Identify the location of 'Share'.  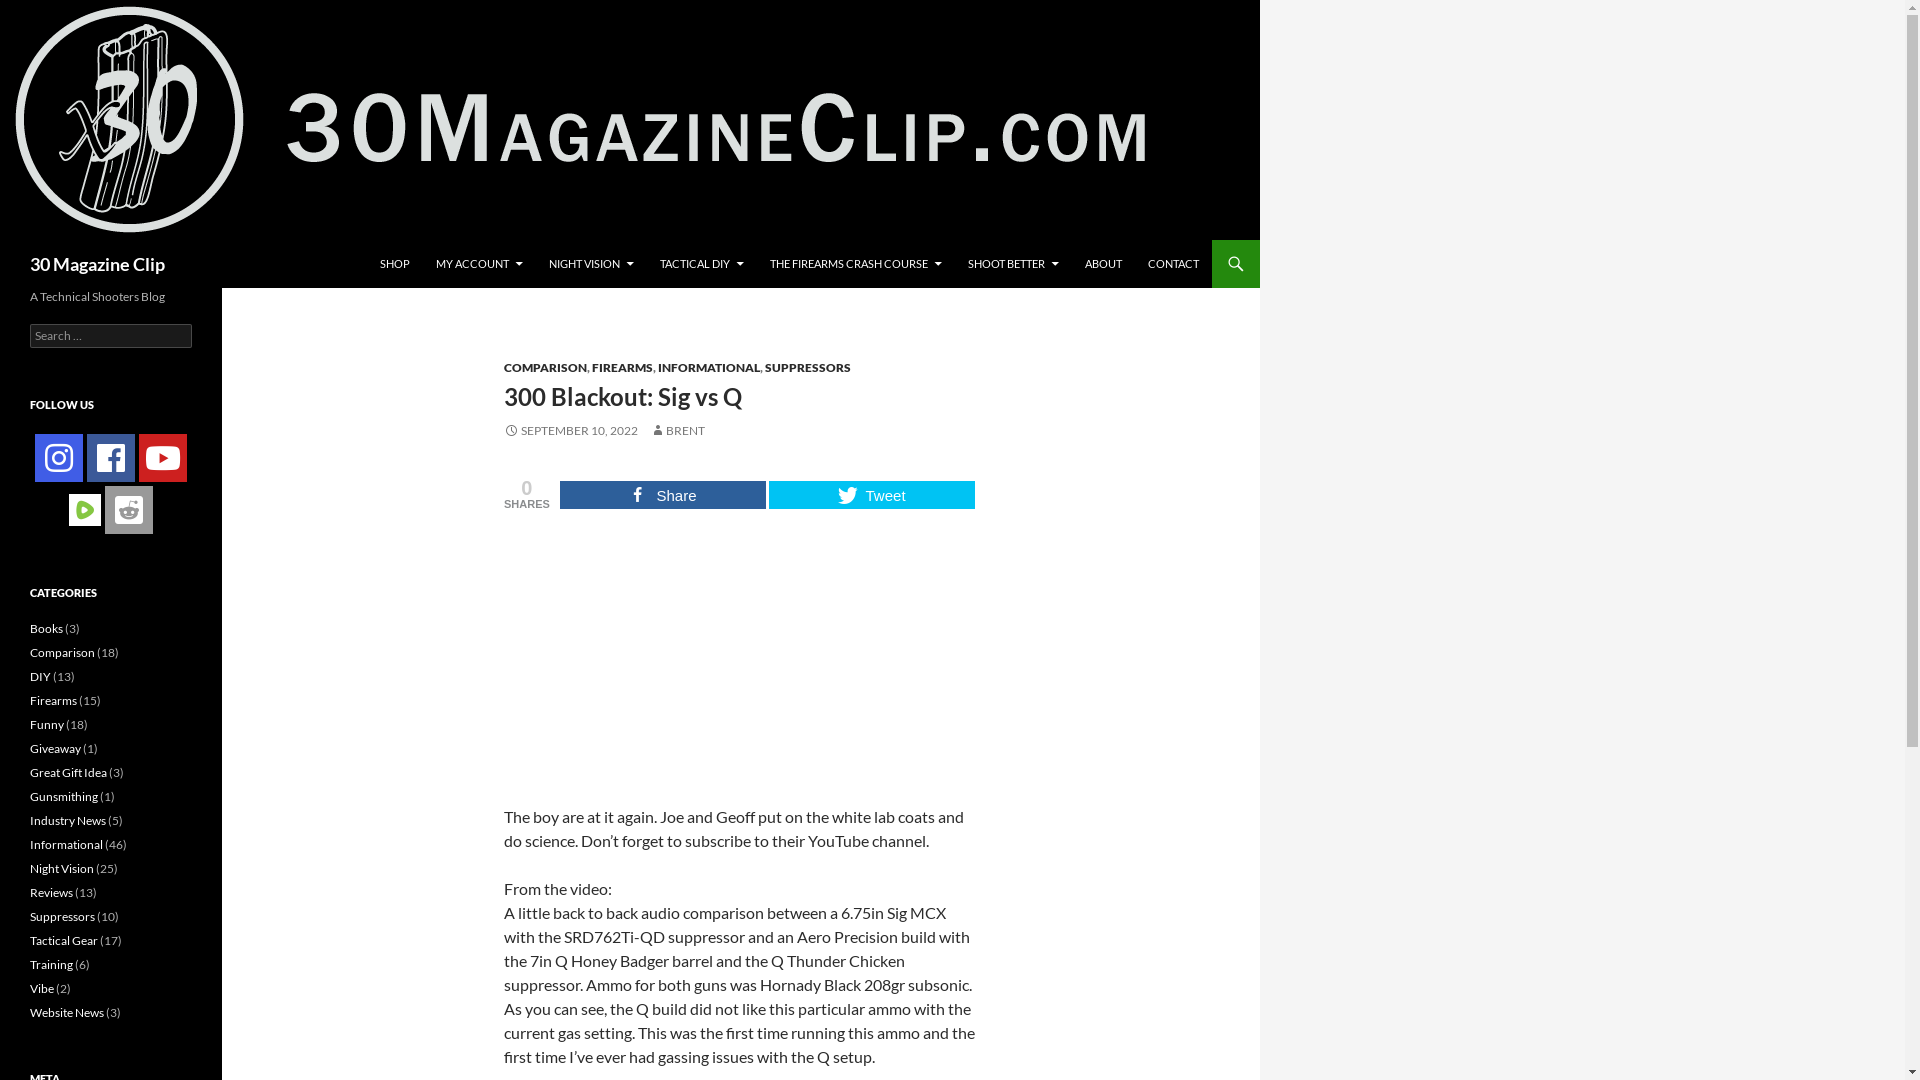
(662, 494).